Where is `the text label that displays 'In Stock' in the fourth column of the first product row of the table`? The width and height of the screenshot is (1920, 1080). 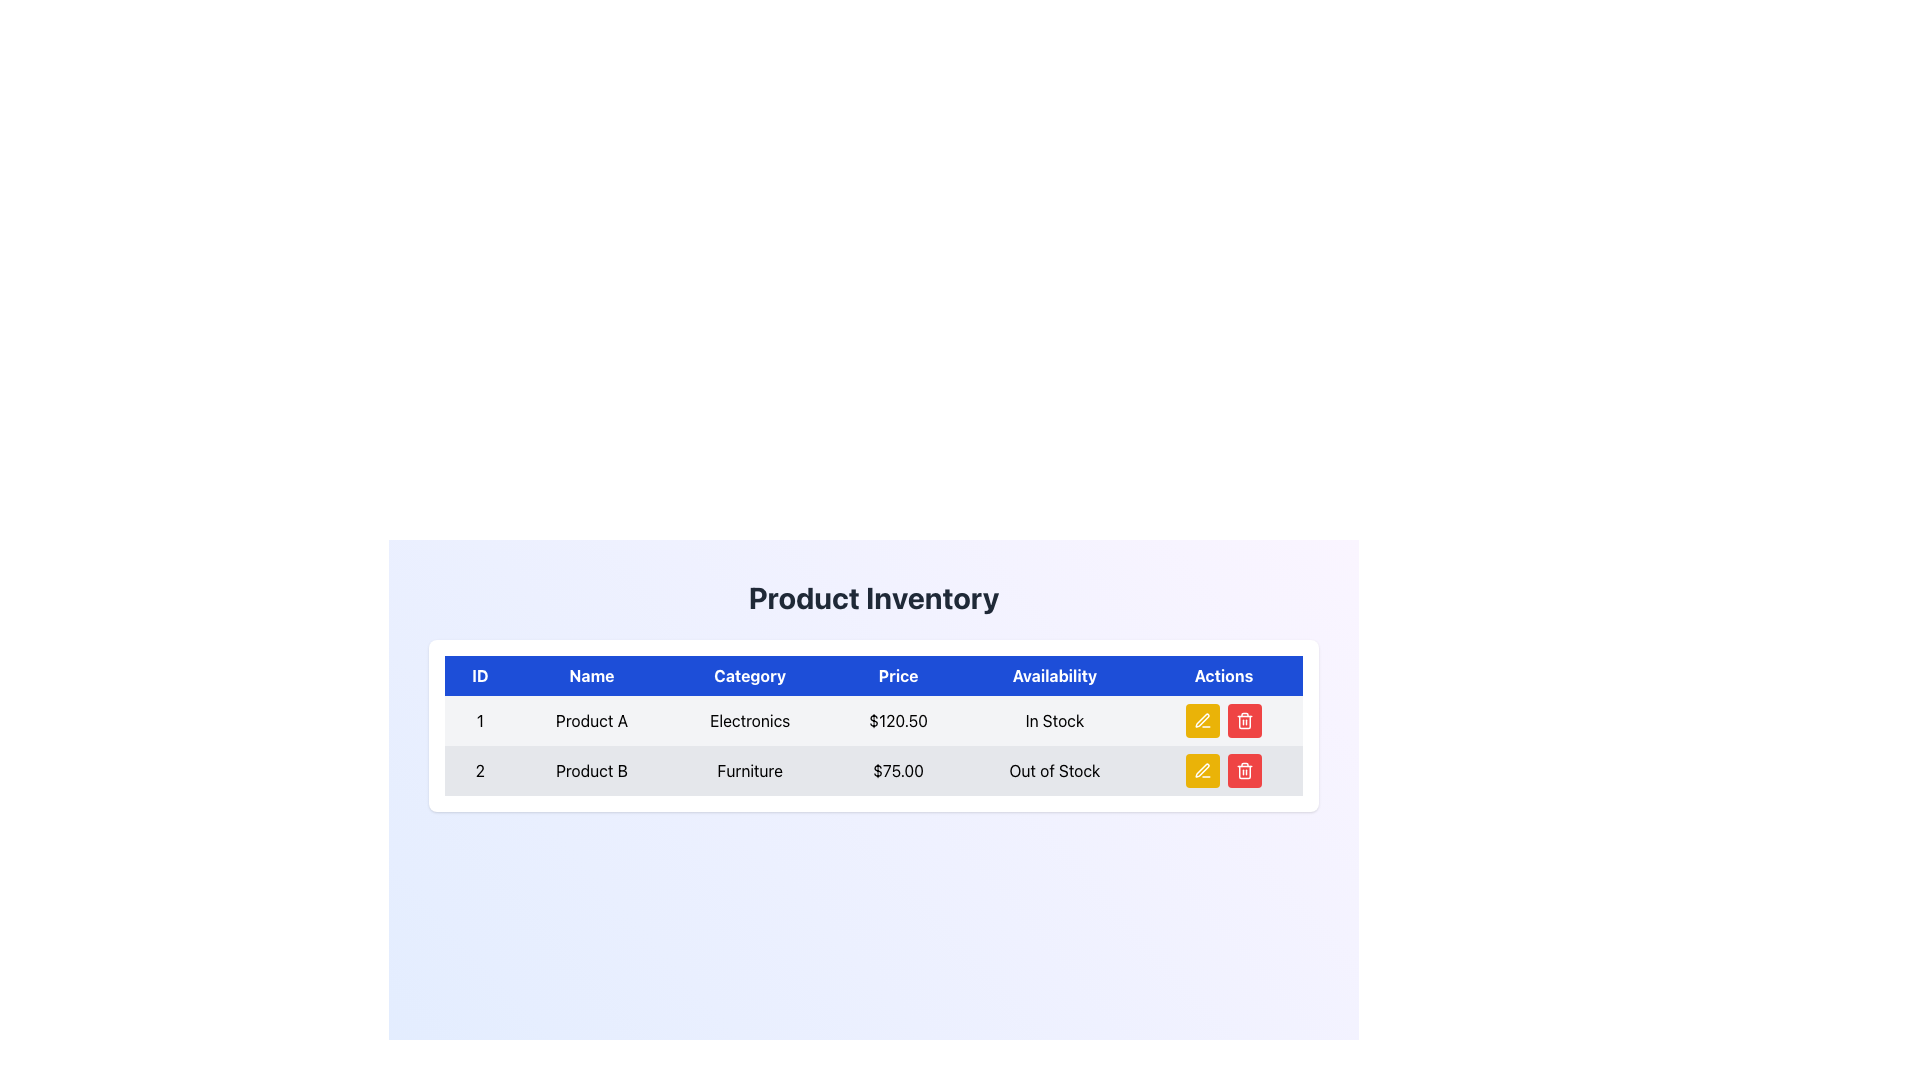
the text label that displays 'In Stock' in the fourth column of the first product row of the table is located at coordinates (1053, 721).